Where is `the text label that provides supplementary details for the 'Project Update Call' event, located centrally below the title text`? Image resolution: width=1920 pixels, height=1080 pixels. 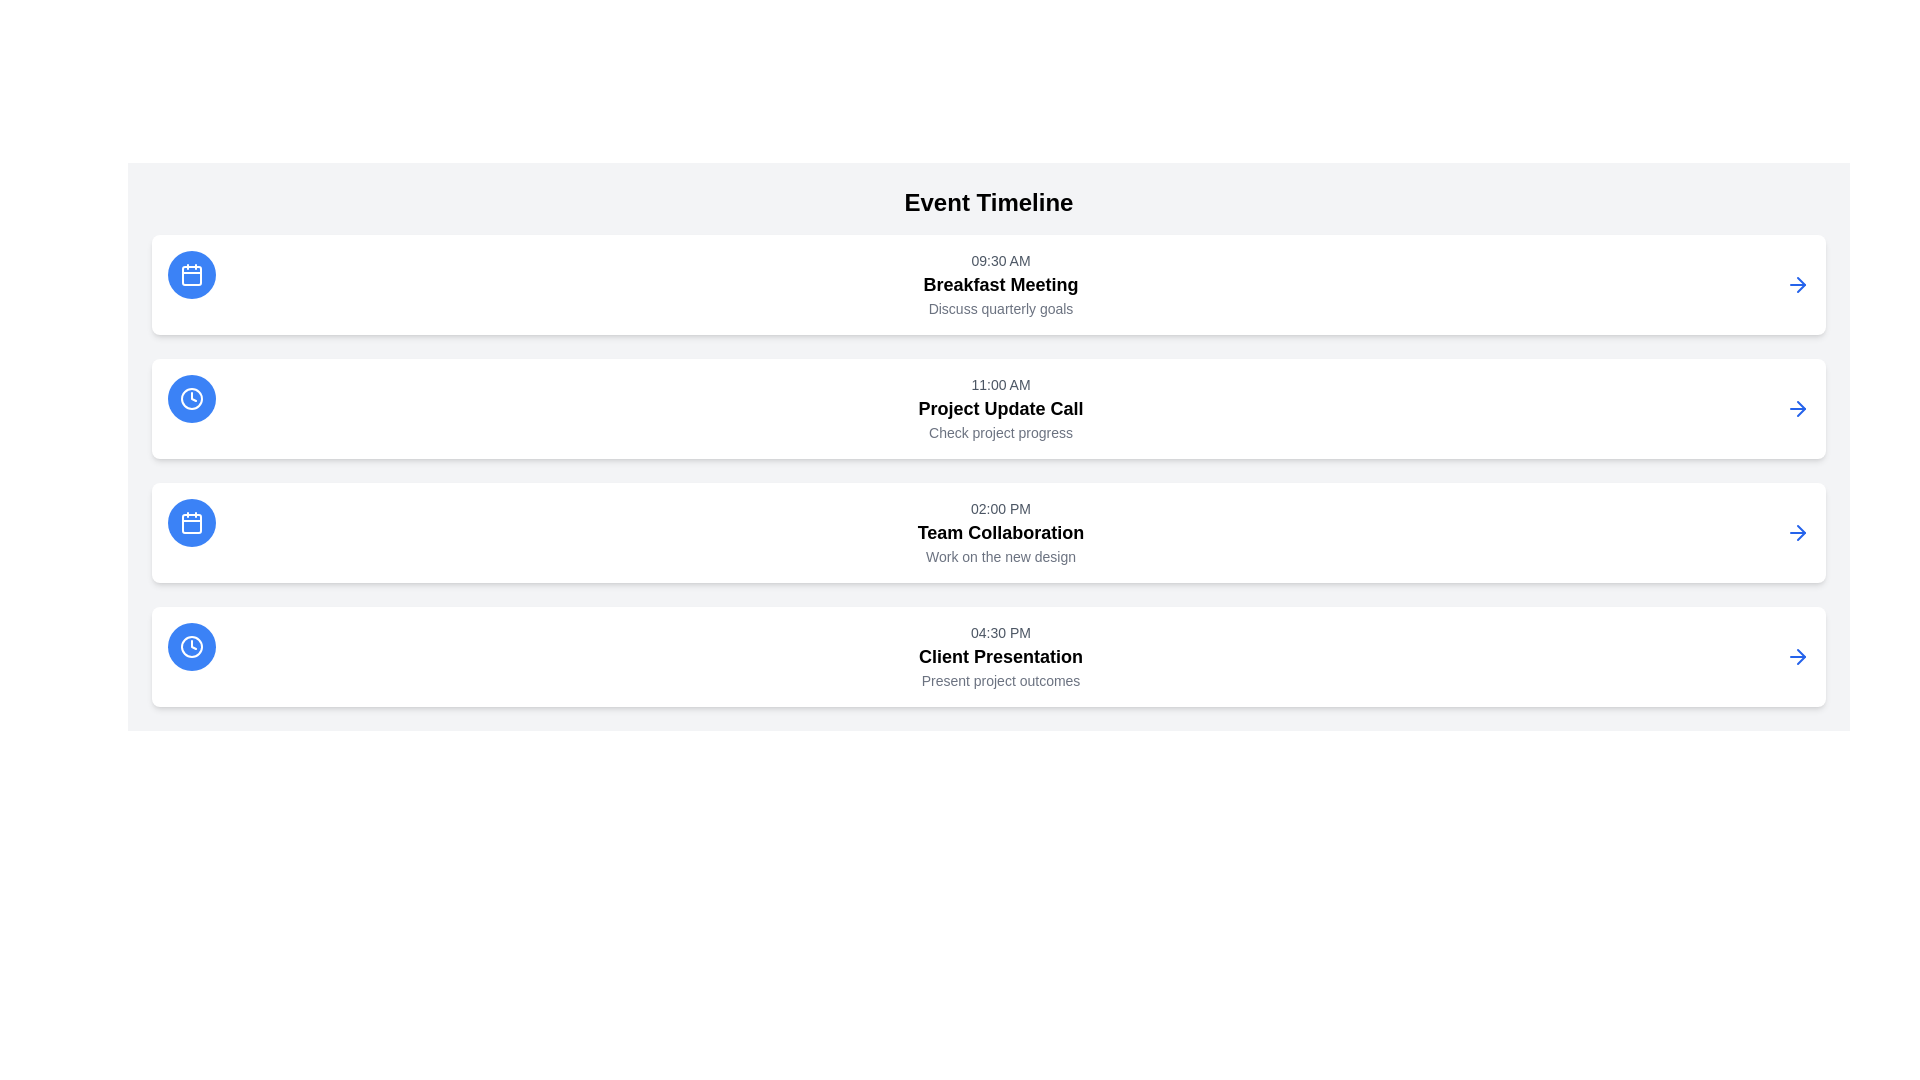
the text label that provides supplementary details for the 'Project Update Call' event, located centrally below the title text is located at coordinates (1001, 431).